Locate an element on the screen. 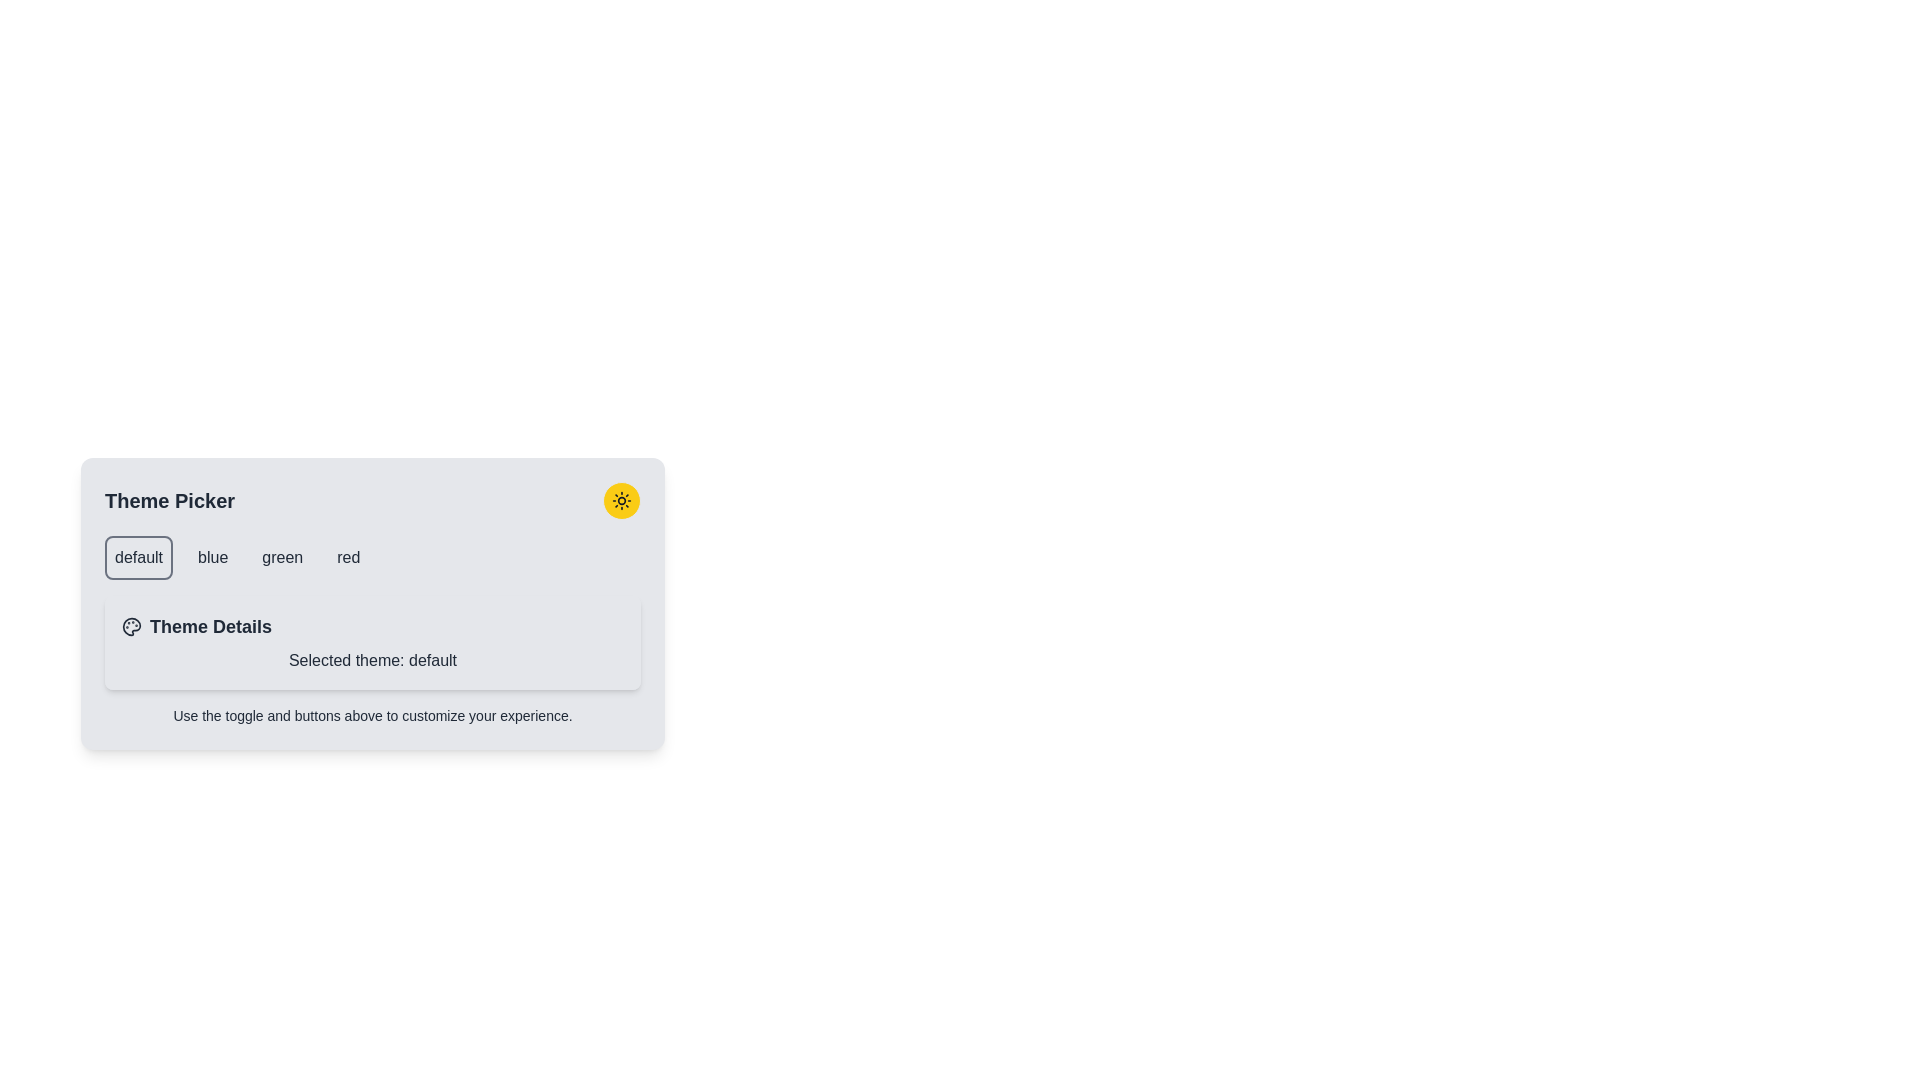  the theme-related icon located at the center of the button in the top-right corner of the card is located at coordinates (621, 500).